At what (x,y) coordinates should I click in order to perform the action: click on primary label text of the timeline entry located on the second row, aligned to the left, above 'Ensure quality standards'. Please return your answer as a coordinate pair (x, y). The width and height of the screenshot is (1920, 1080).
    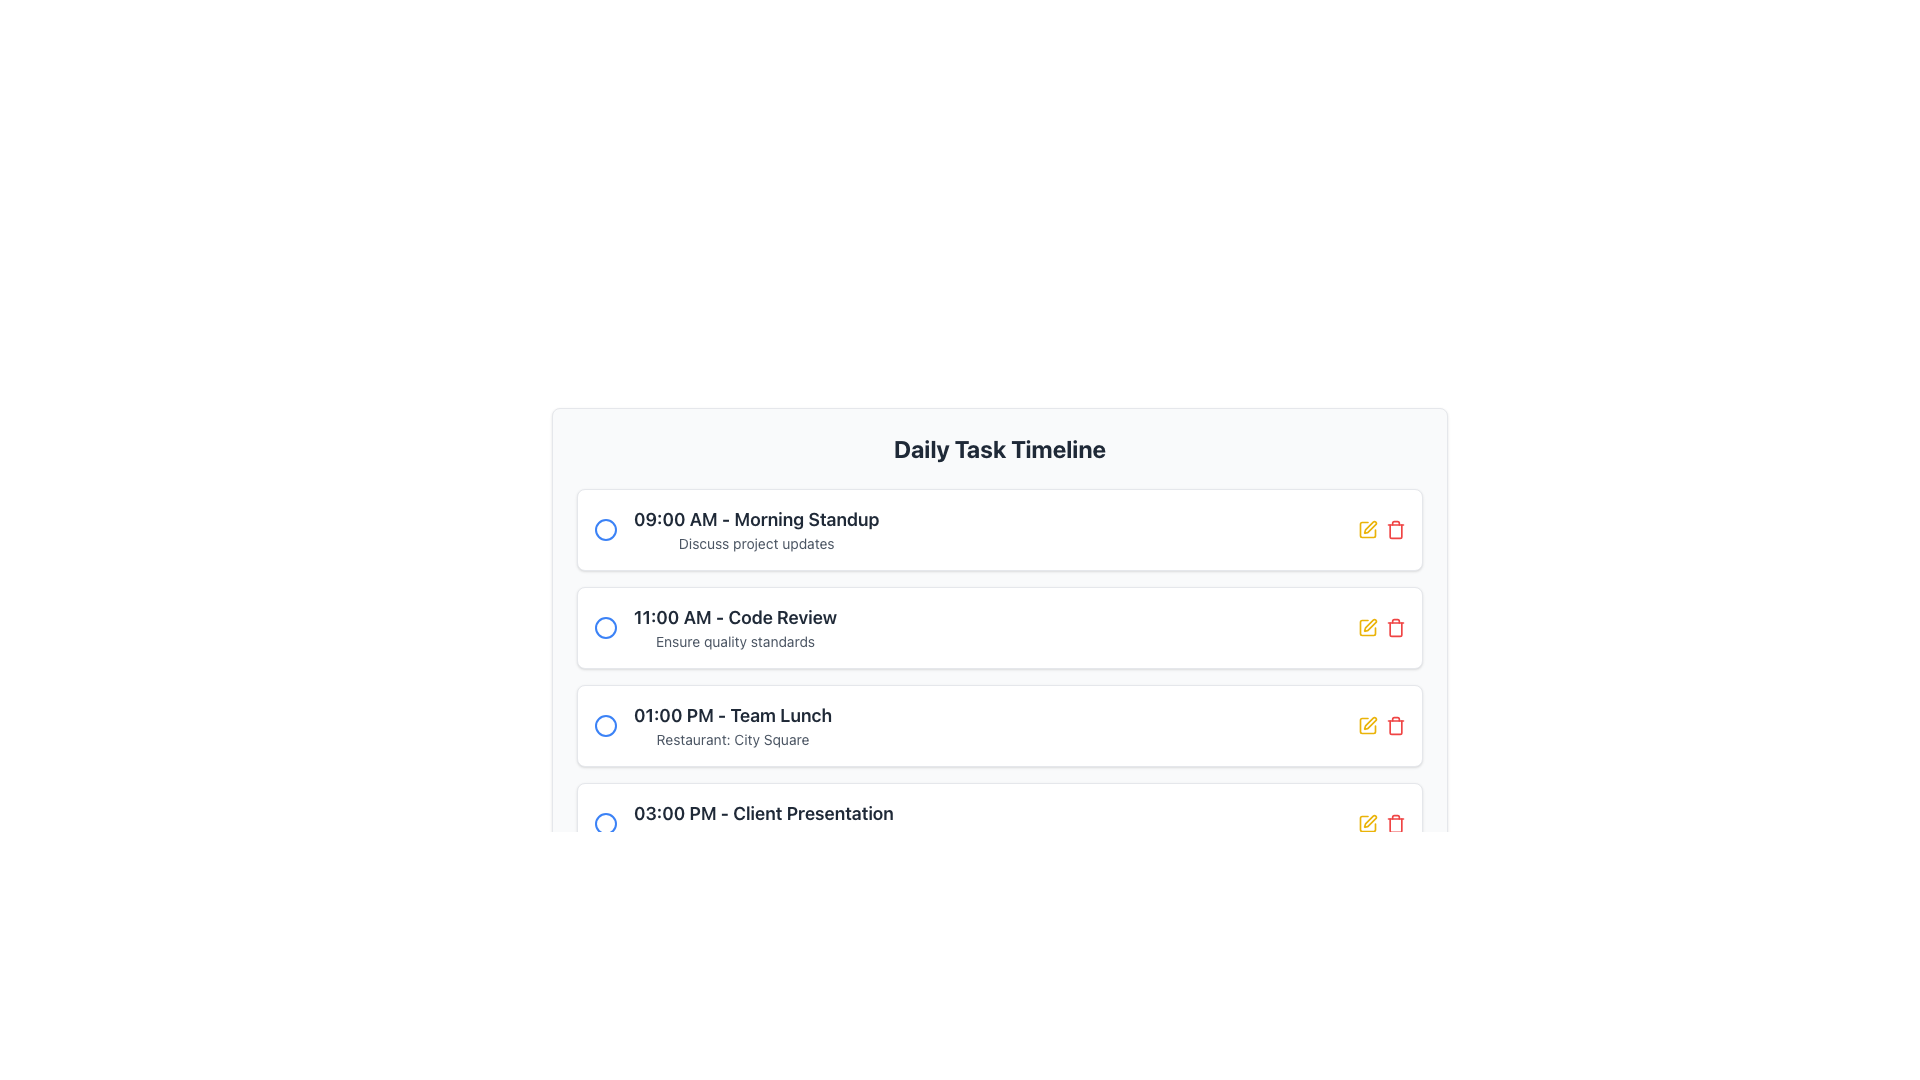
    Looking at the image, I should click on (734, 616).